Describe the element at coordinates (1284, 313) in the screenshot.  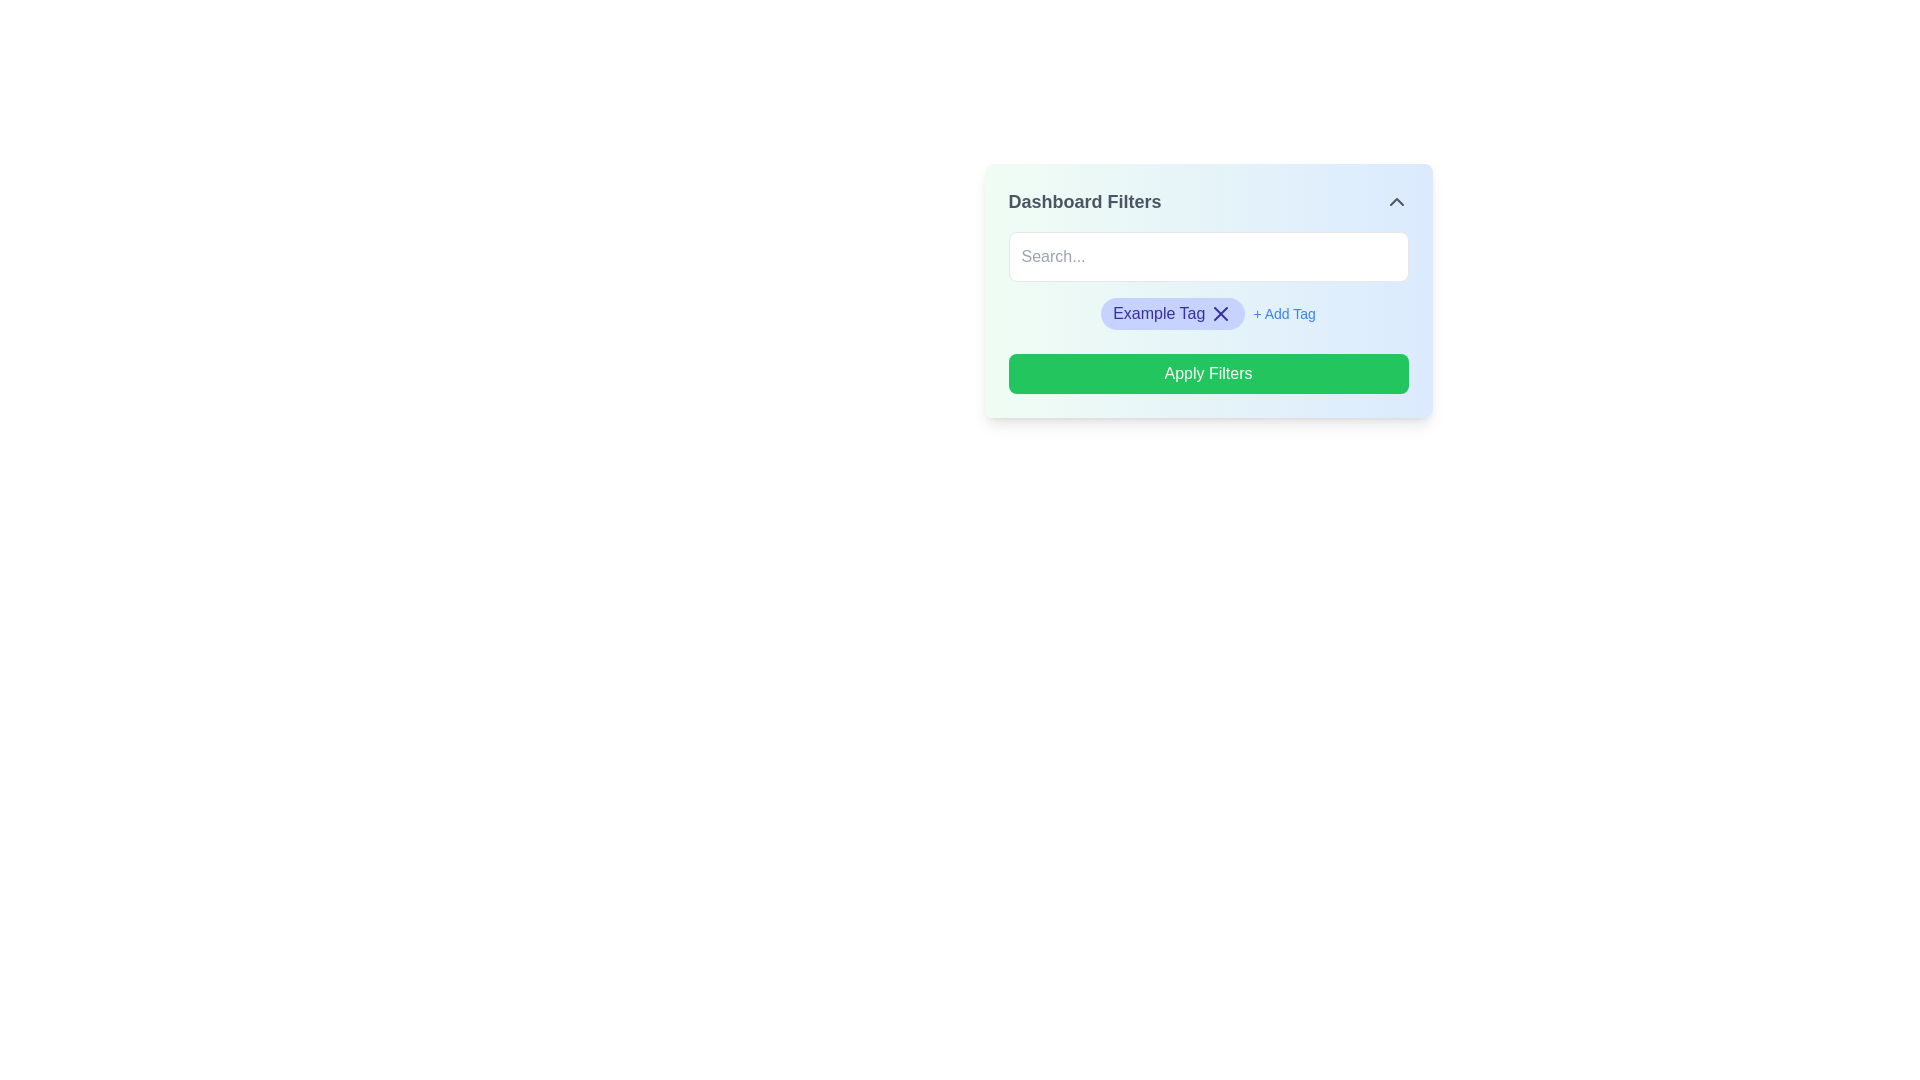
I see `the clickable text located to the right of the 'Example Tag' element in the 'Dashboard Filters' dialog box` at that location.